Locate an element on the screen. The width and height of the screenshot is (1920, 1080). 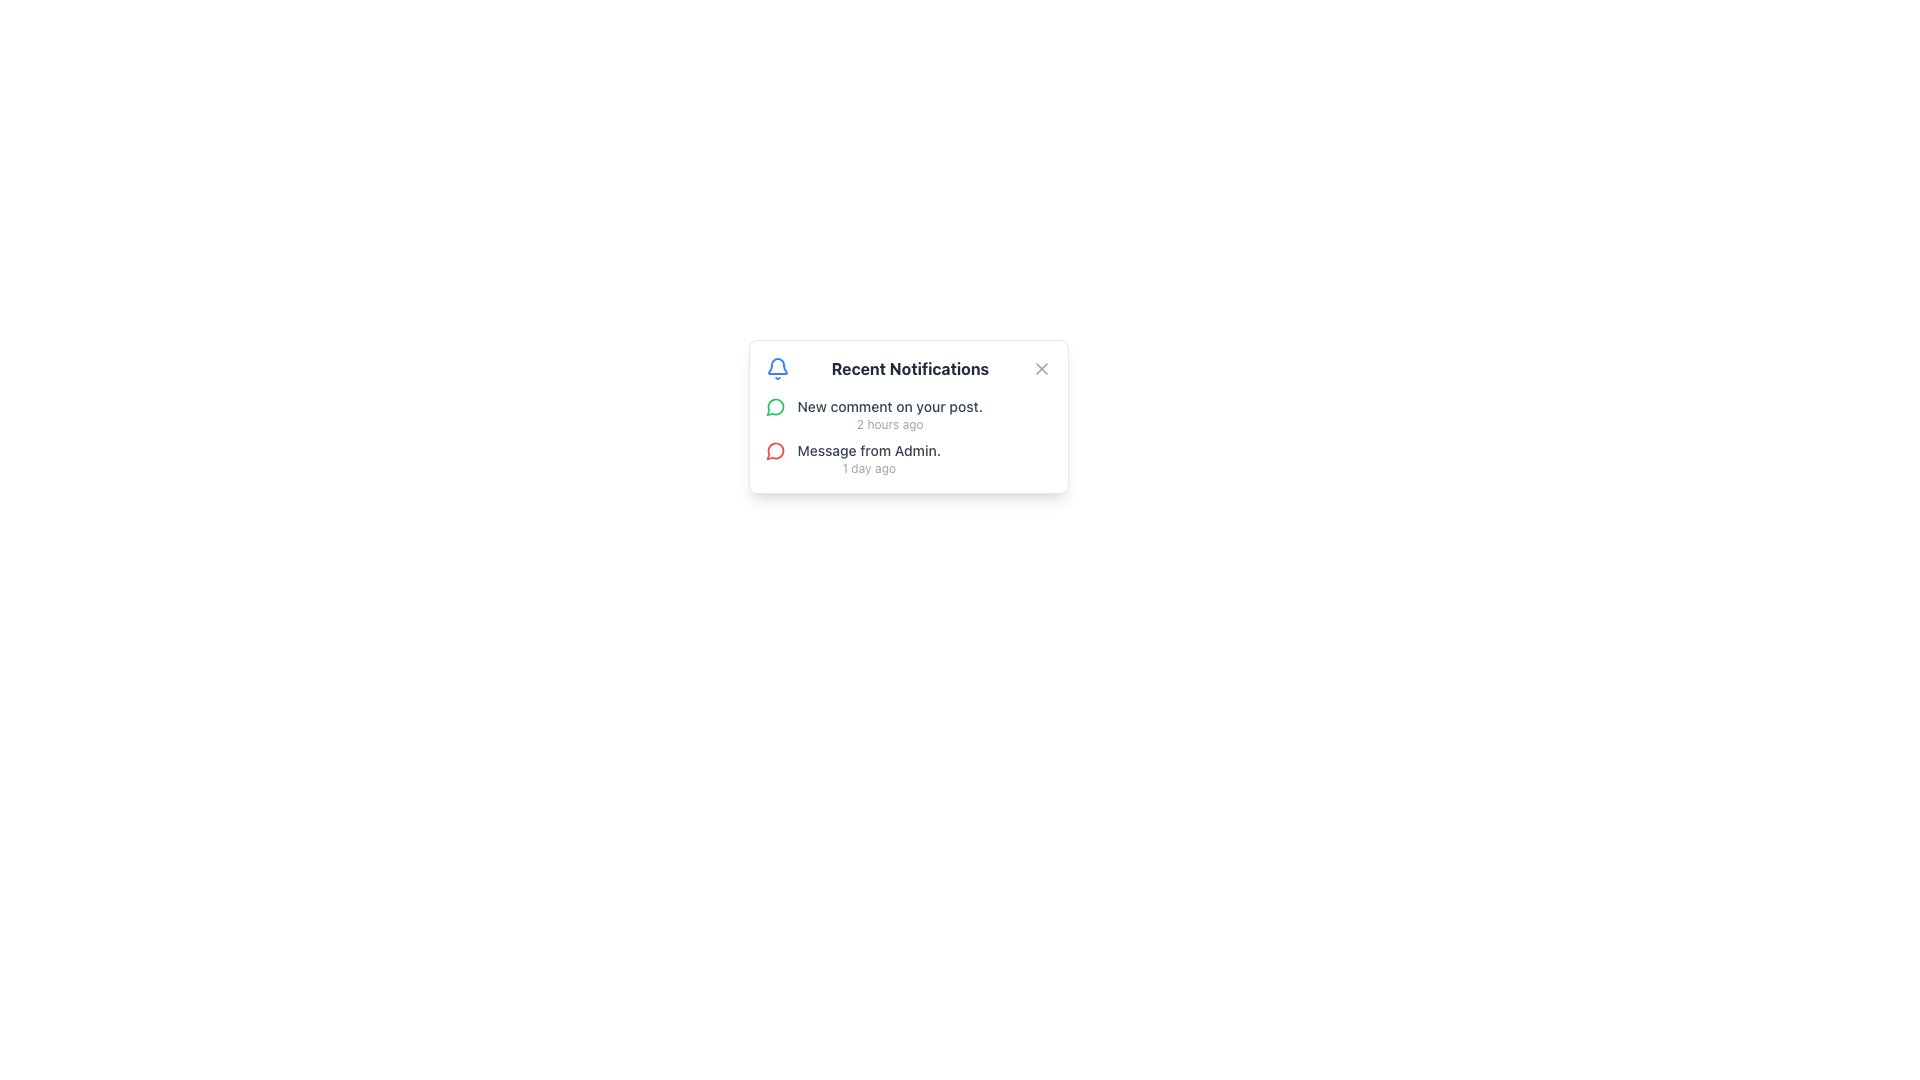
the List item notification message that reads 'Message from Admin.' with the timestamp '1 day ago', located in the notification area below 'New comment on your post. 2 hours ago' is located at coordinates (869, 459).